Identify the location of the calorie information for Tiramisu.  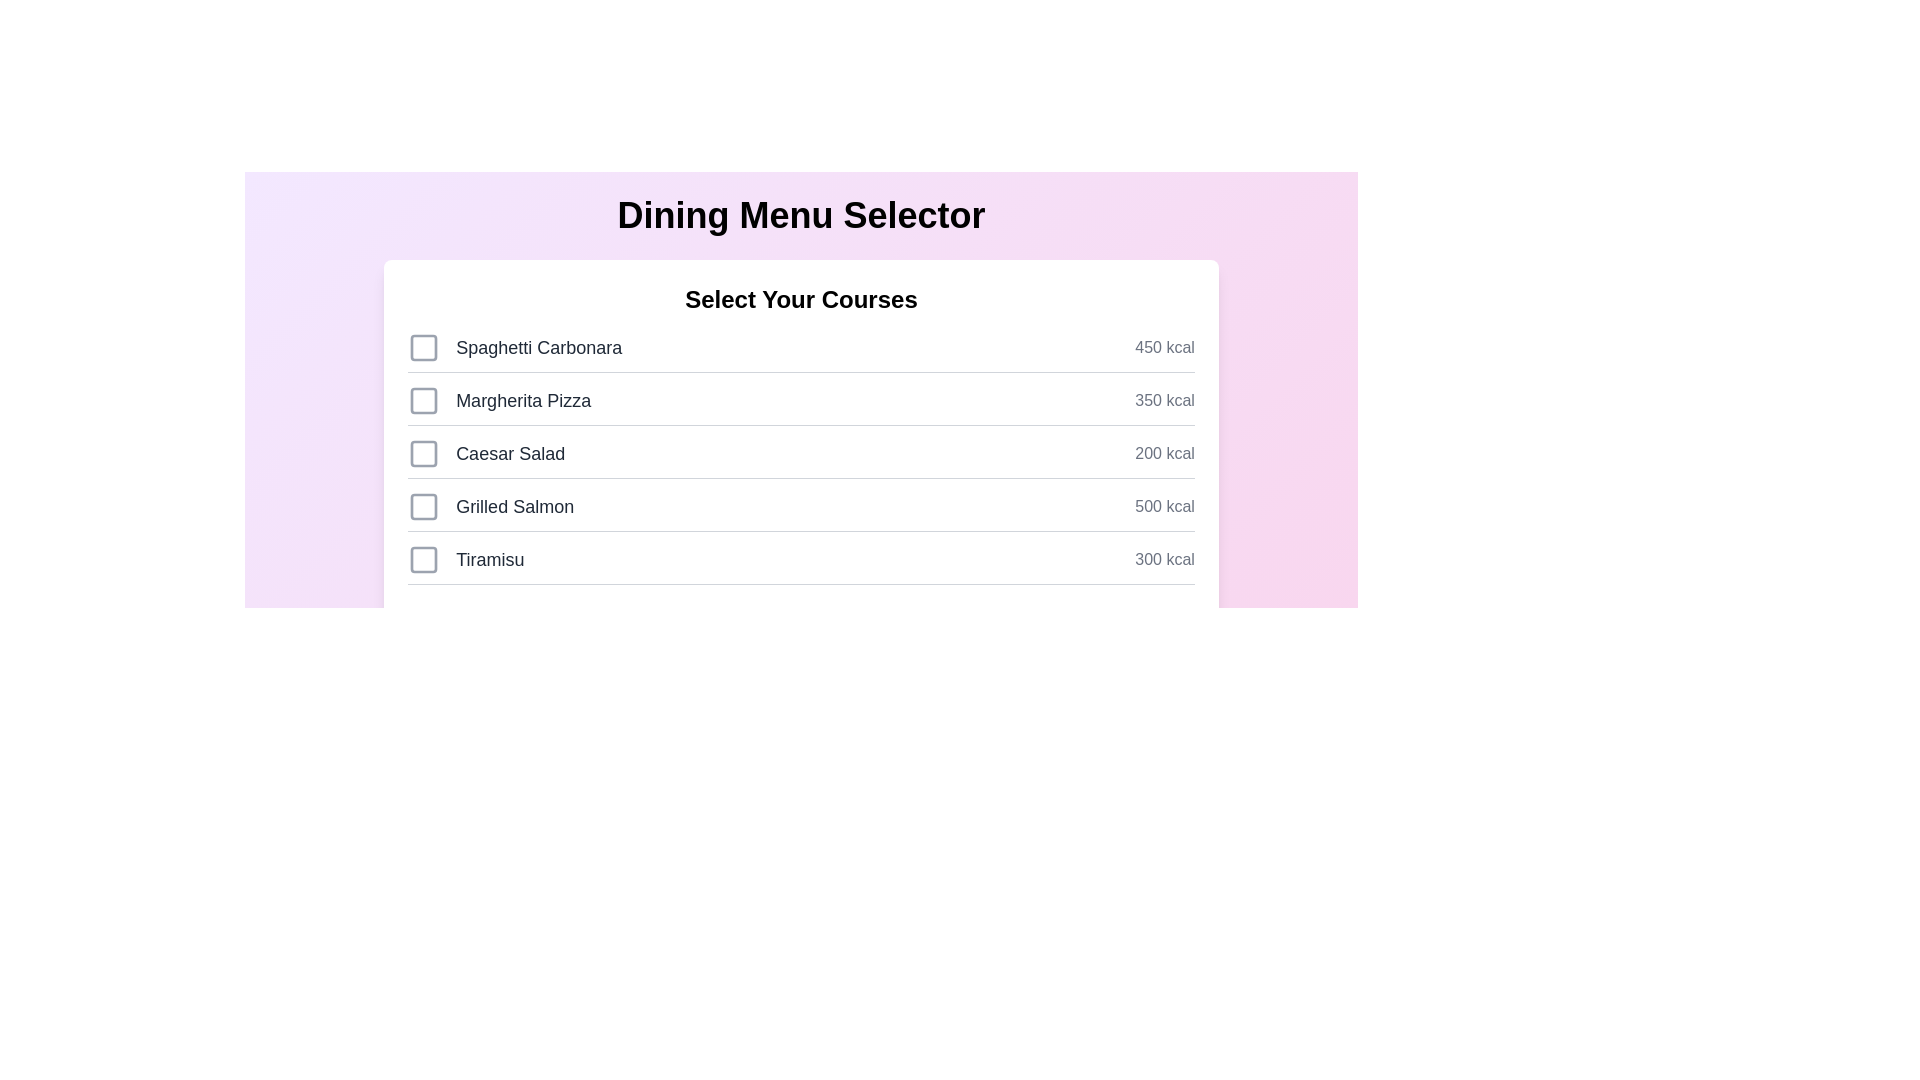
(1165, 559).